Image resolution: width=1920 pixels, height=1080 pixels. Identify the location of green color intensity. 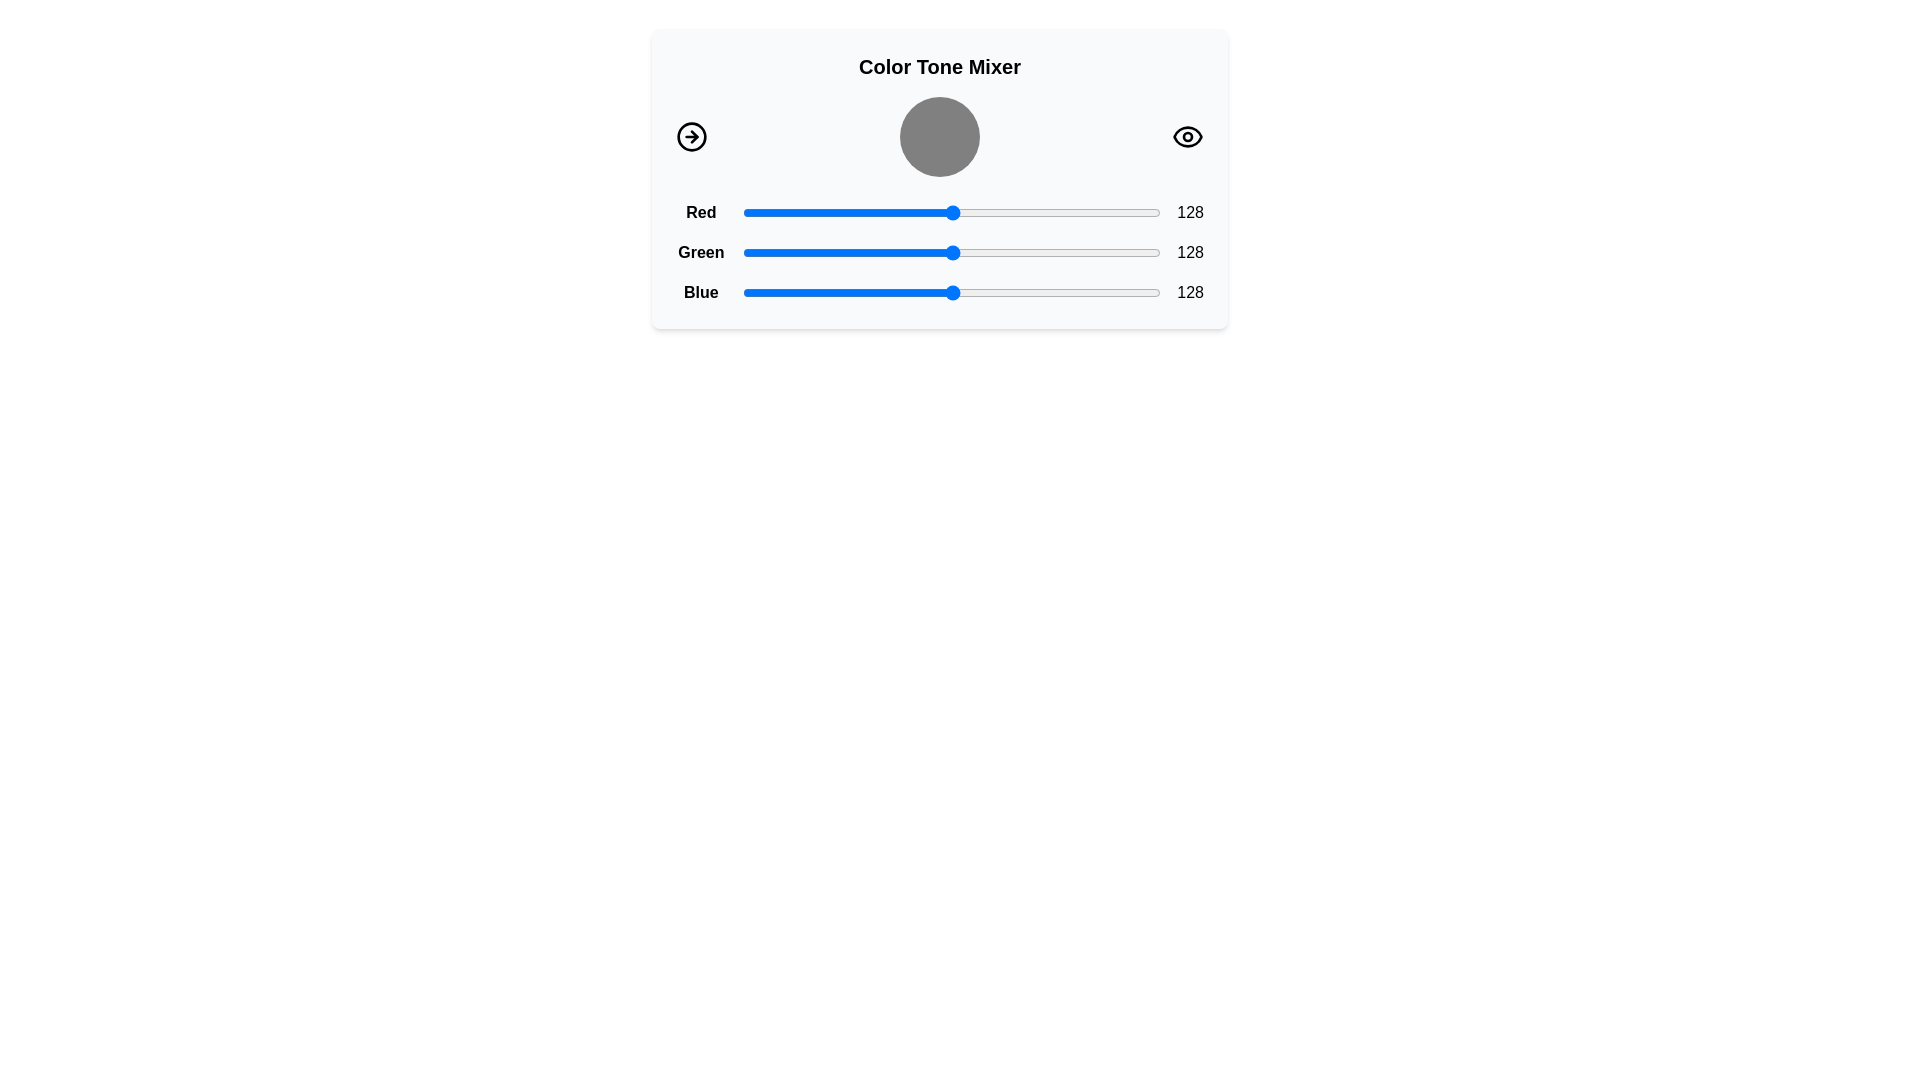
(1151, 252).